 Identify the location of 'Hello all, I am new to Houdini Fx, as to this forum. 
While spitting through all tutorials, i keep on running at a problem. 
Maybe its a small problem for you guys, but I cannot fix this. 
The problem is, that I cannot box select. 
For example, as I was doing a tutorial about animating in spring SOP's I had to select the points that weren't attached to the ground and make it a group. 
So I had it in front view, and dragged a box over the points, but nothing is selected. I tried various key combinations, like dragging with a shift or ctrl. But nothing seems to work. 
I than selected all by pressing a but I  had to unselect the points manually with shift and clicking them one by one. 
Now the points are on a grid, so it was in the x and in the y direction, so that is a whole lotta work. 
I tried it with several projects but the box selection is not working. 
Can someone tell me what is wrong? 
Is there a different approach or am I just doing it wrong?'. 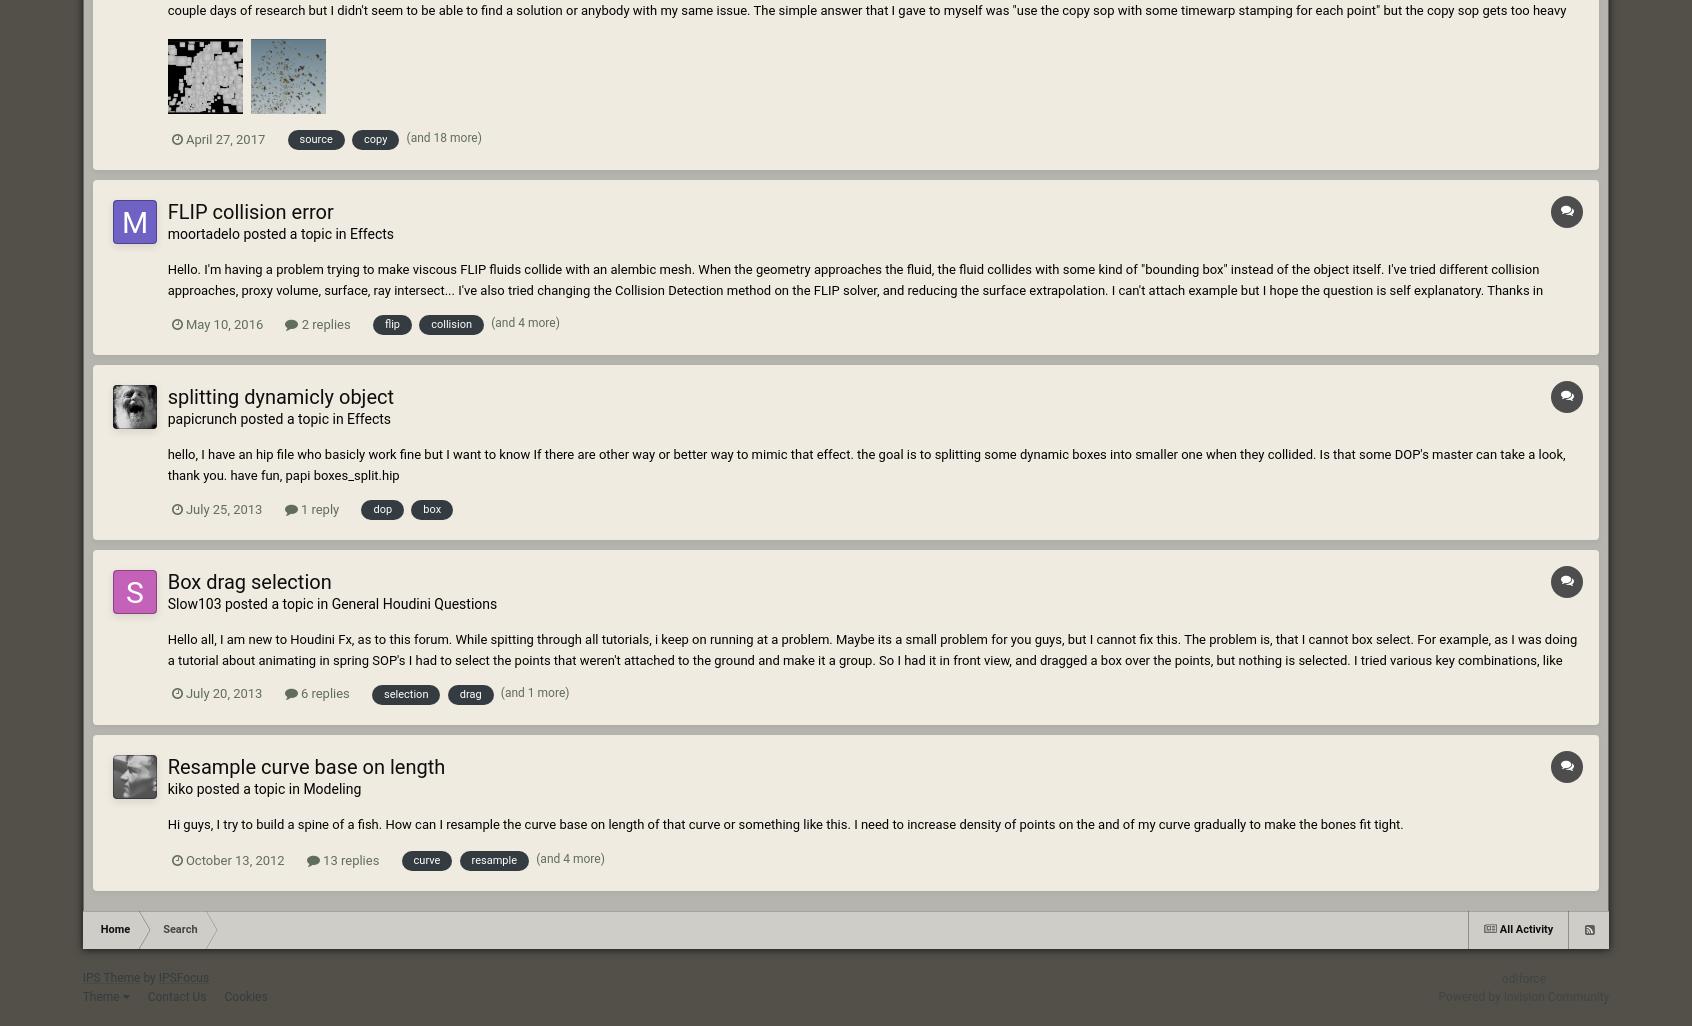
(871, 668).